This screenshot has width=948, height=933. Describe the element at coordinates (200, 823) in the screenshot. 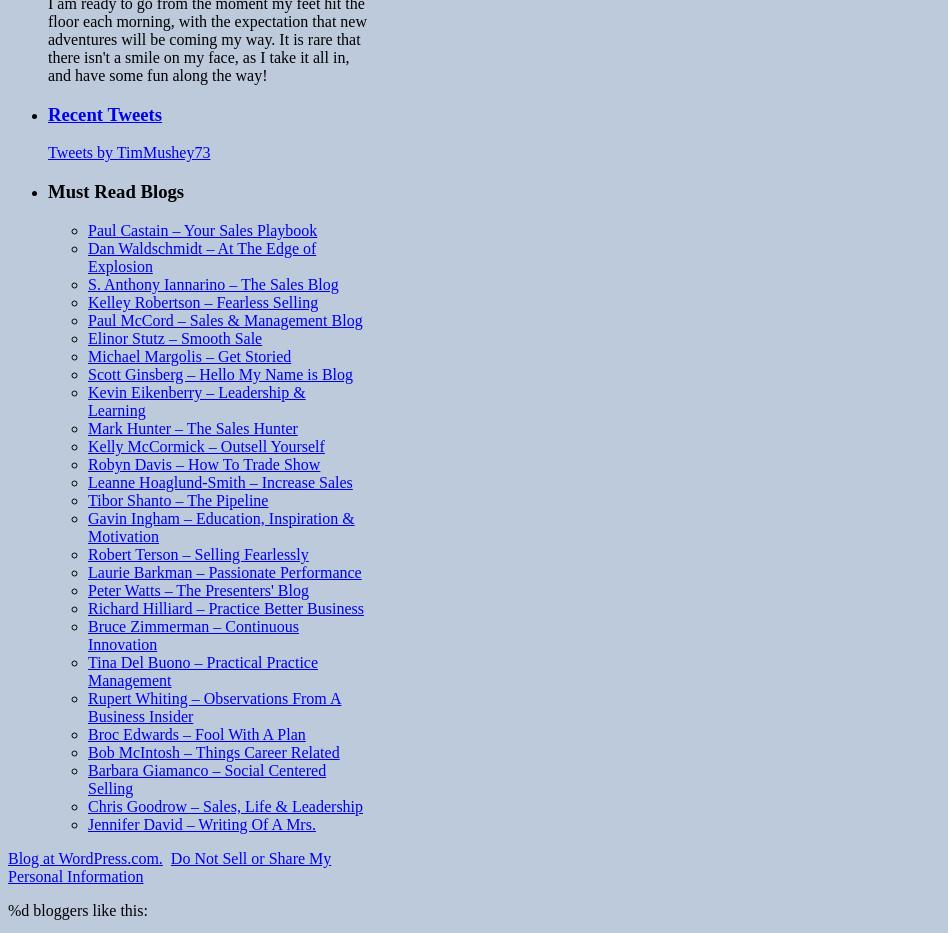

I see `'Jennifer David – Writing Of A Mrs.'` at that location.